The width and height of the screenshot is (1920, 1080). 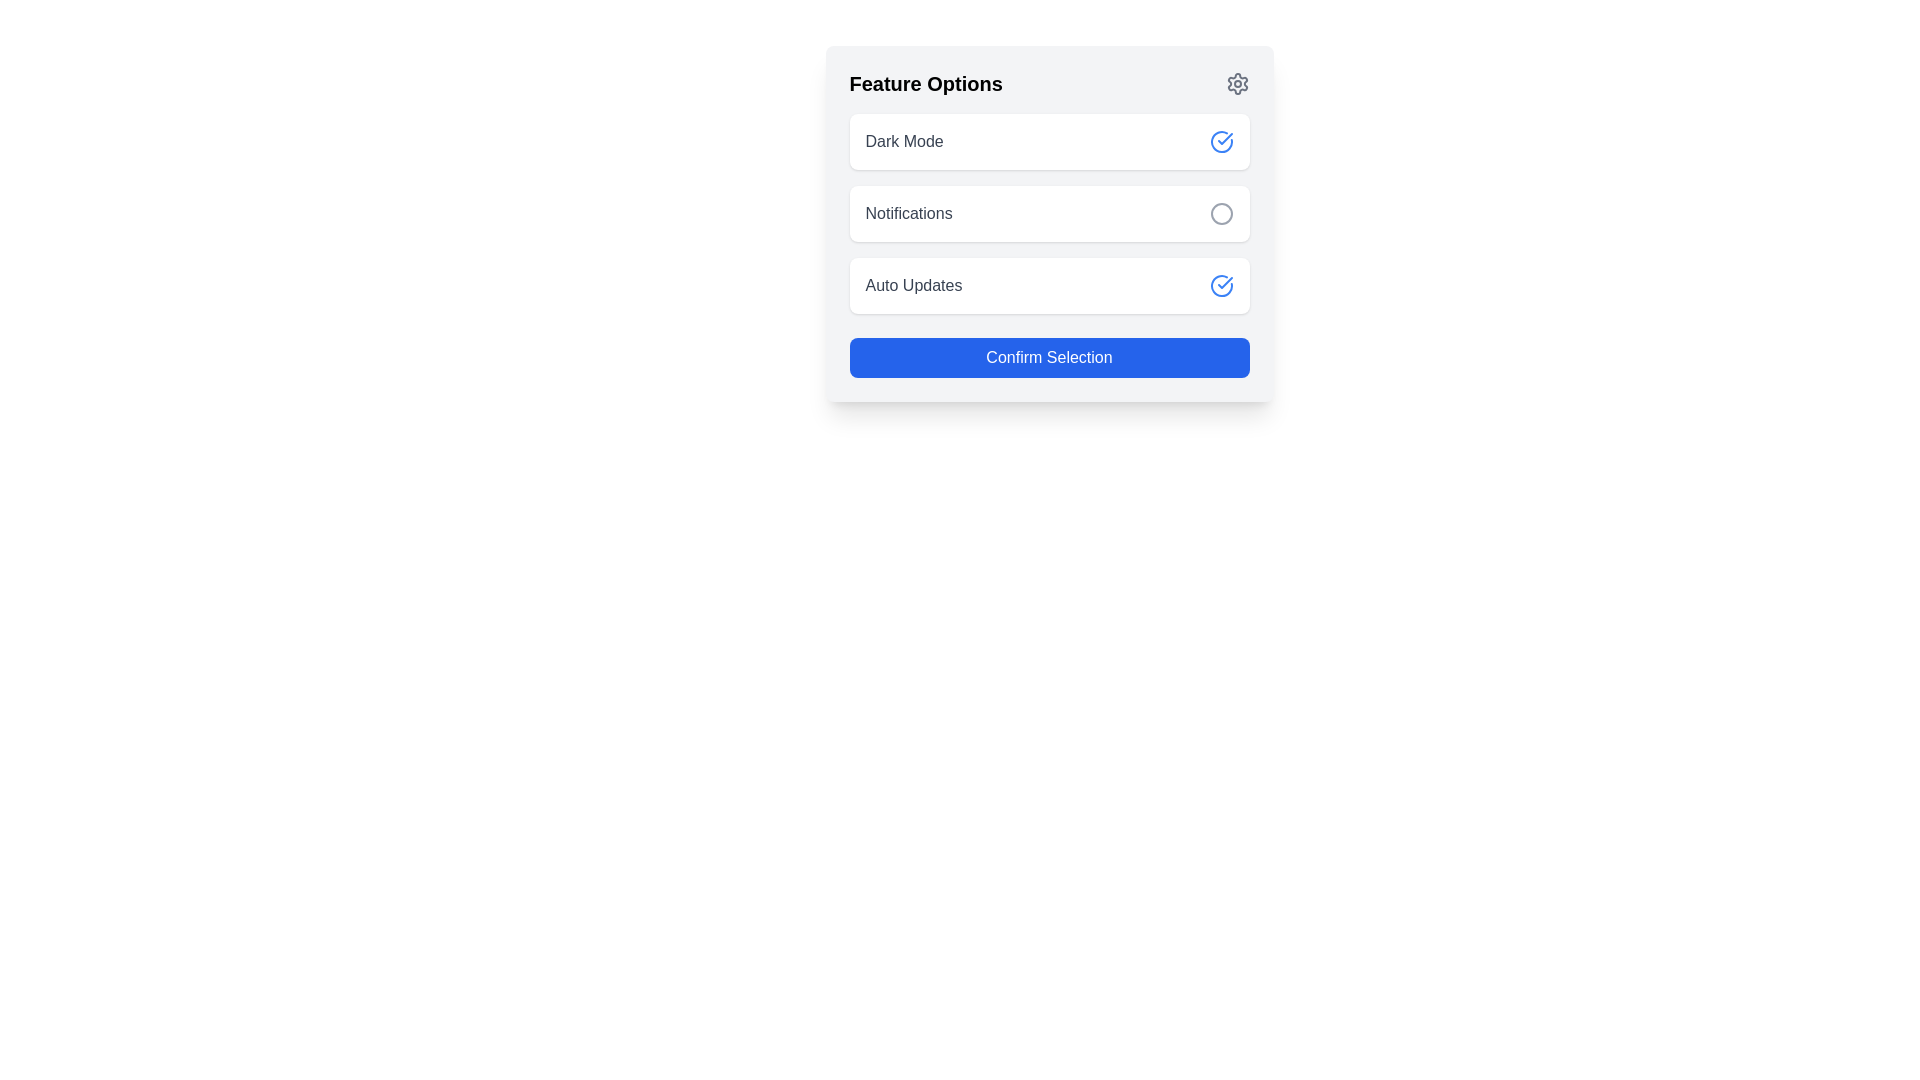 What do you see at coordinates (1223, 282) in the screenshot?
I see `the 'Auto Updates' status icon represented as an SVG graphic` at bounding box center [1223, 282].